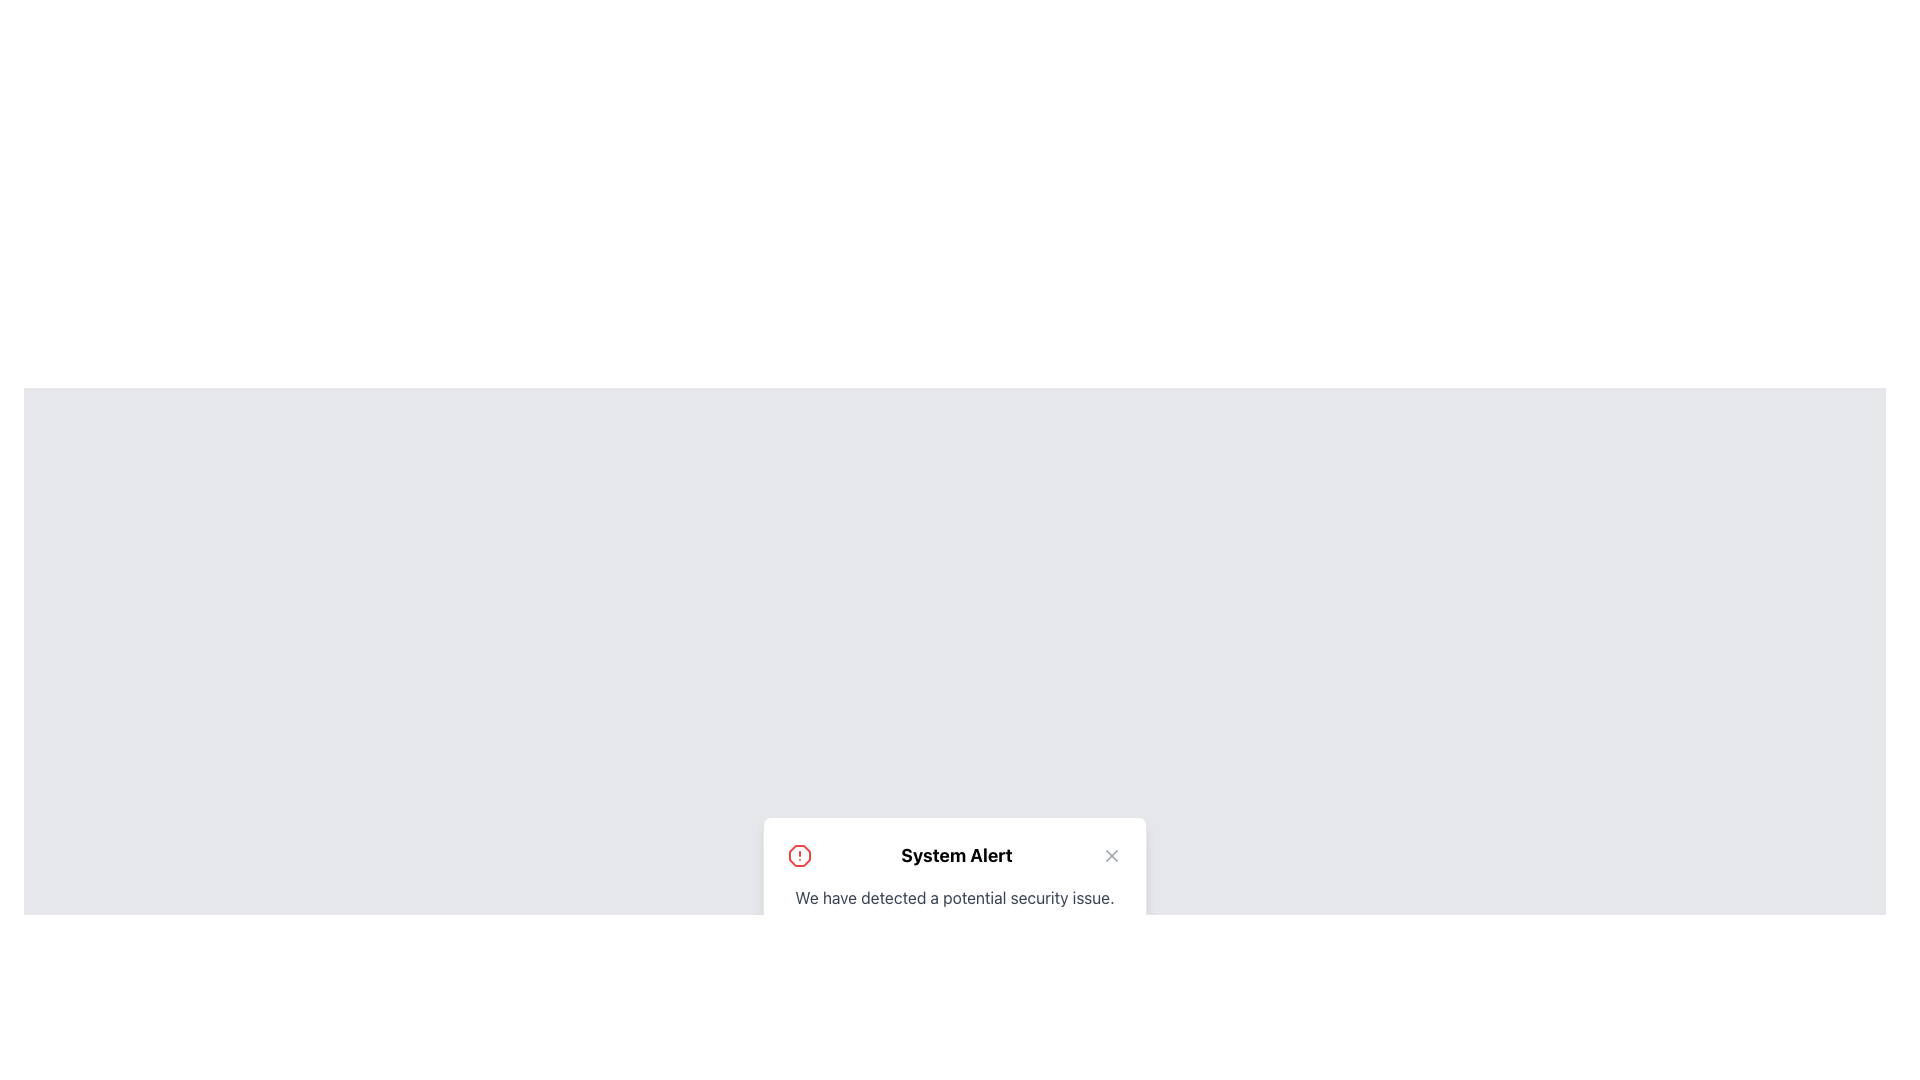  I want to click on the red octagon warning icon located inside the alert modal box, positioned to the left of the 'System Alert' text in the modal's header, so click(800, 855).